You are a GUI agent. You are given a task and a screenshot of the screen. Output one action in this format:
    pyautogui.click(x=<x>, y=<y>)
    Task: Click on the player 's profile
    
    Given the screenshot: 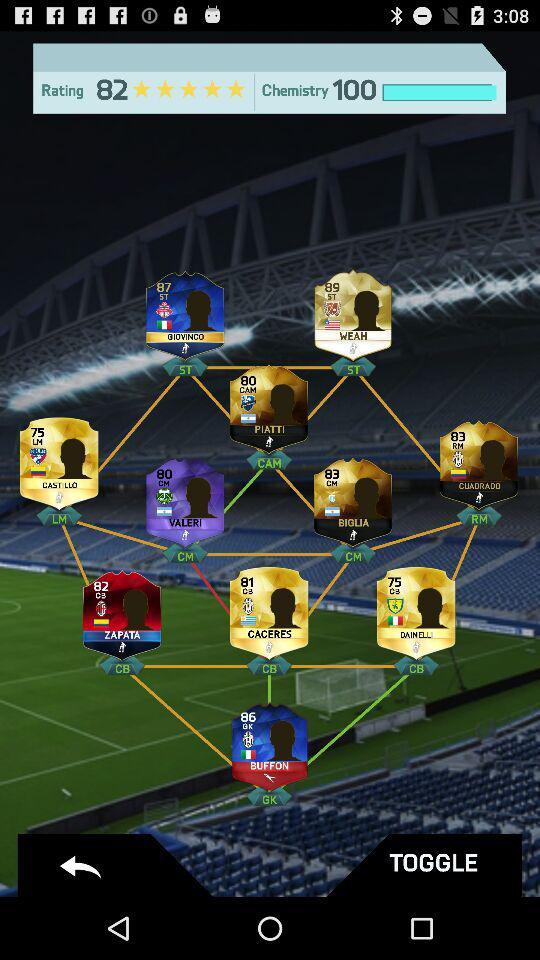 What is the action you would take?
    pyautogui.click(x=185, y=311)
    